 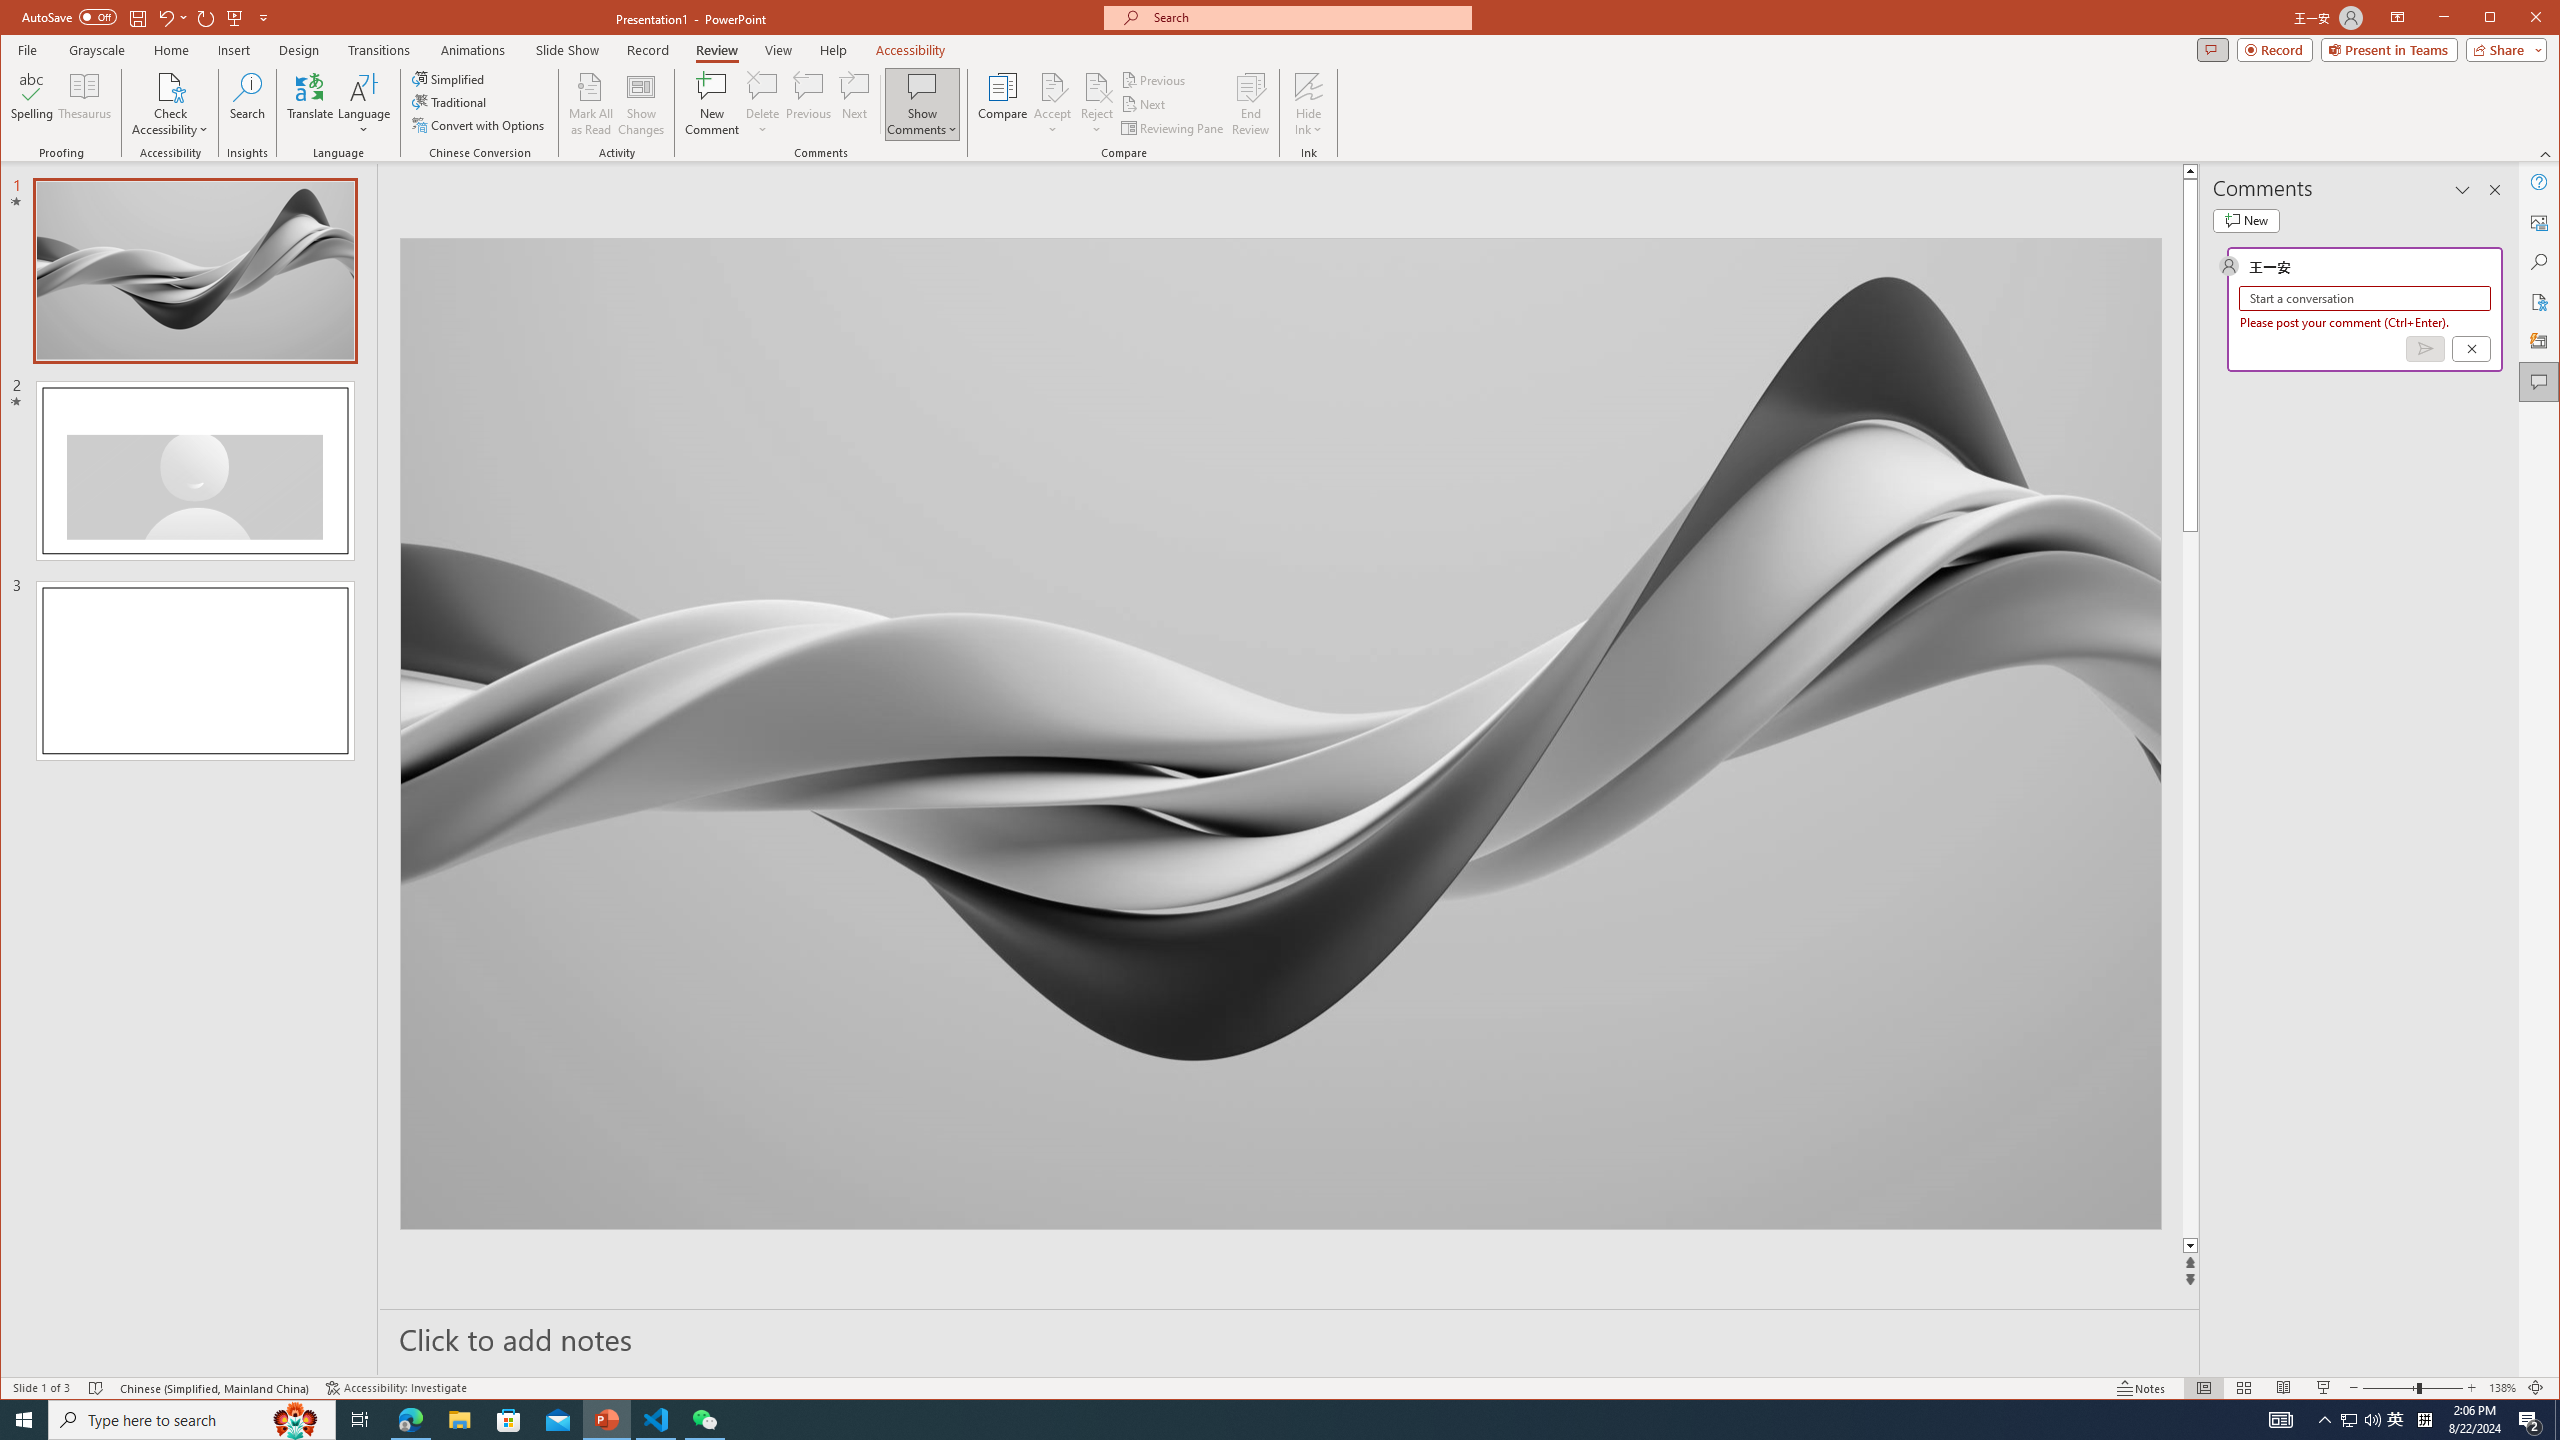 I want to click on 'Reviewing Pane', so click(x=1173, y=127).